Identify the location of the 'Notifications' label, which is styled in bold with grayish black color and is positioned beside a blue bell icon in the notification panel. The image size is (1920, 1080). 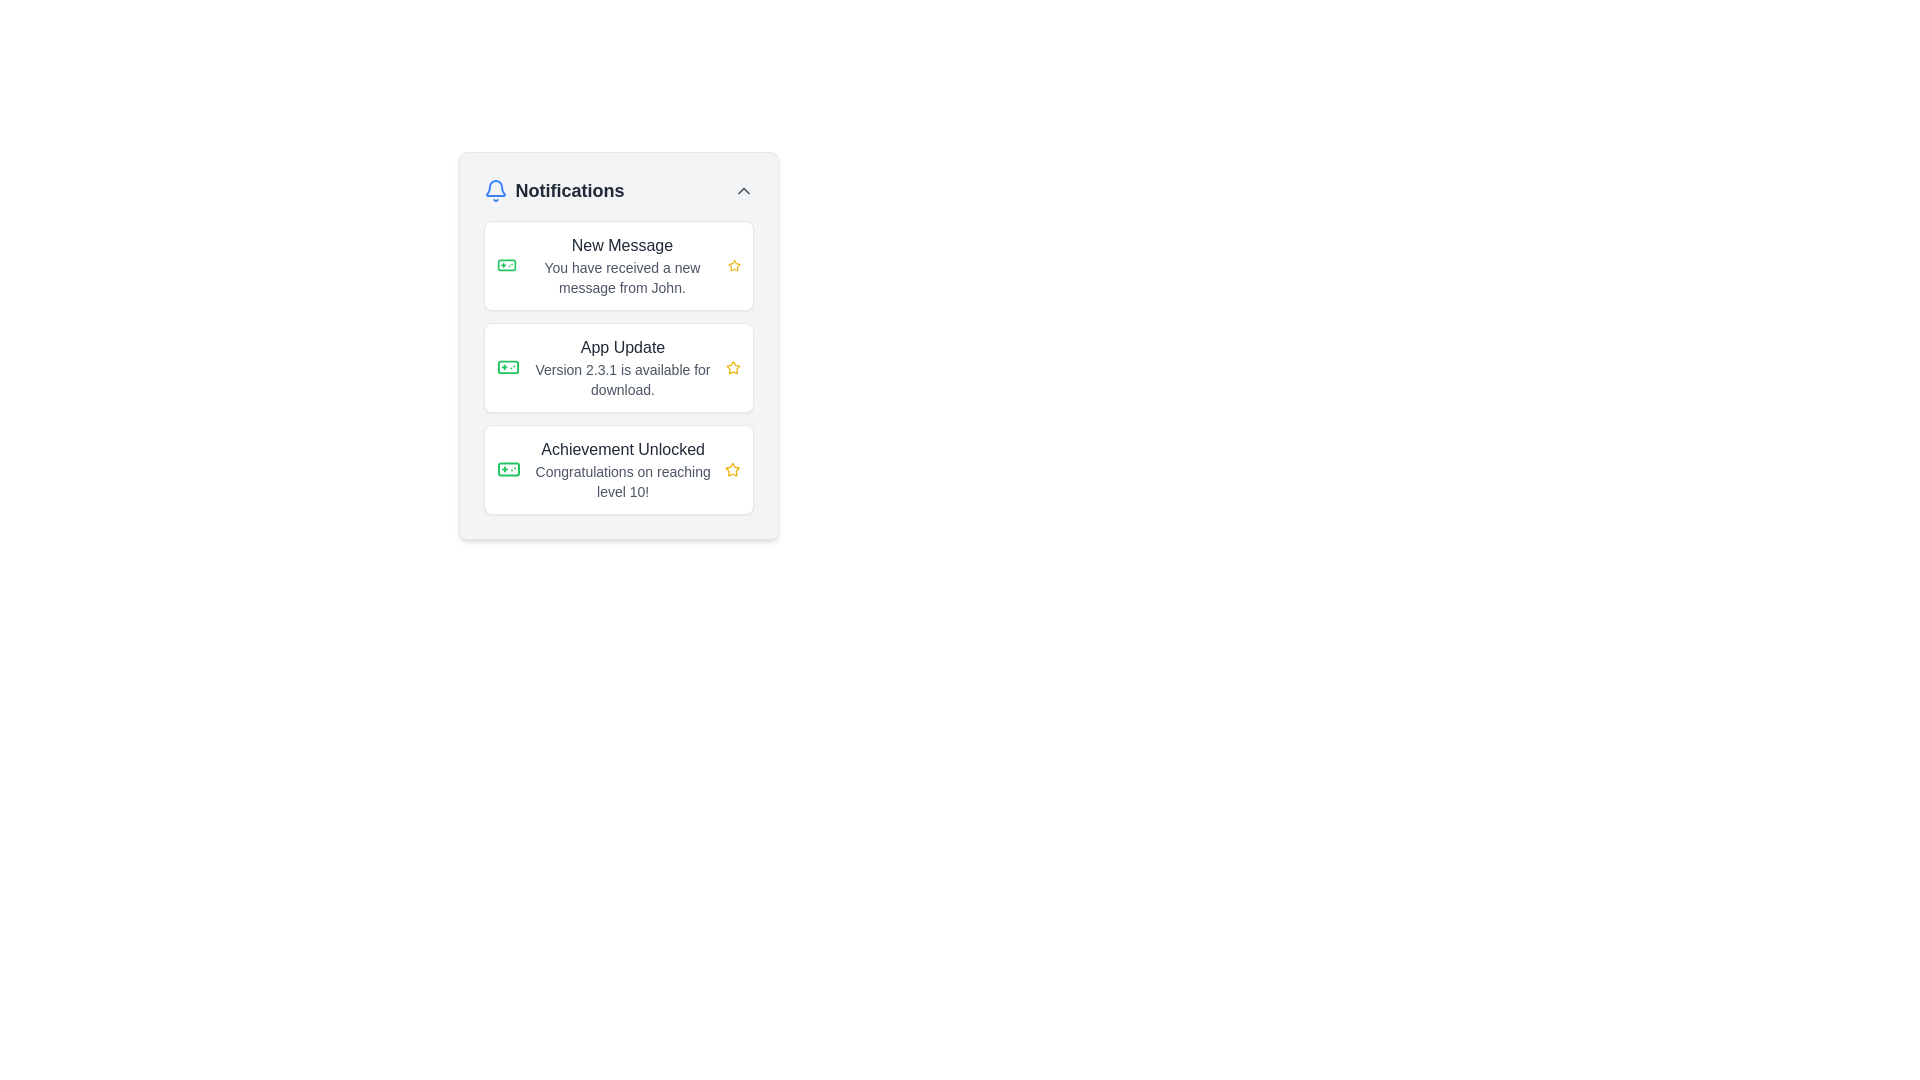
(569, 191).